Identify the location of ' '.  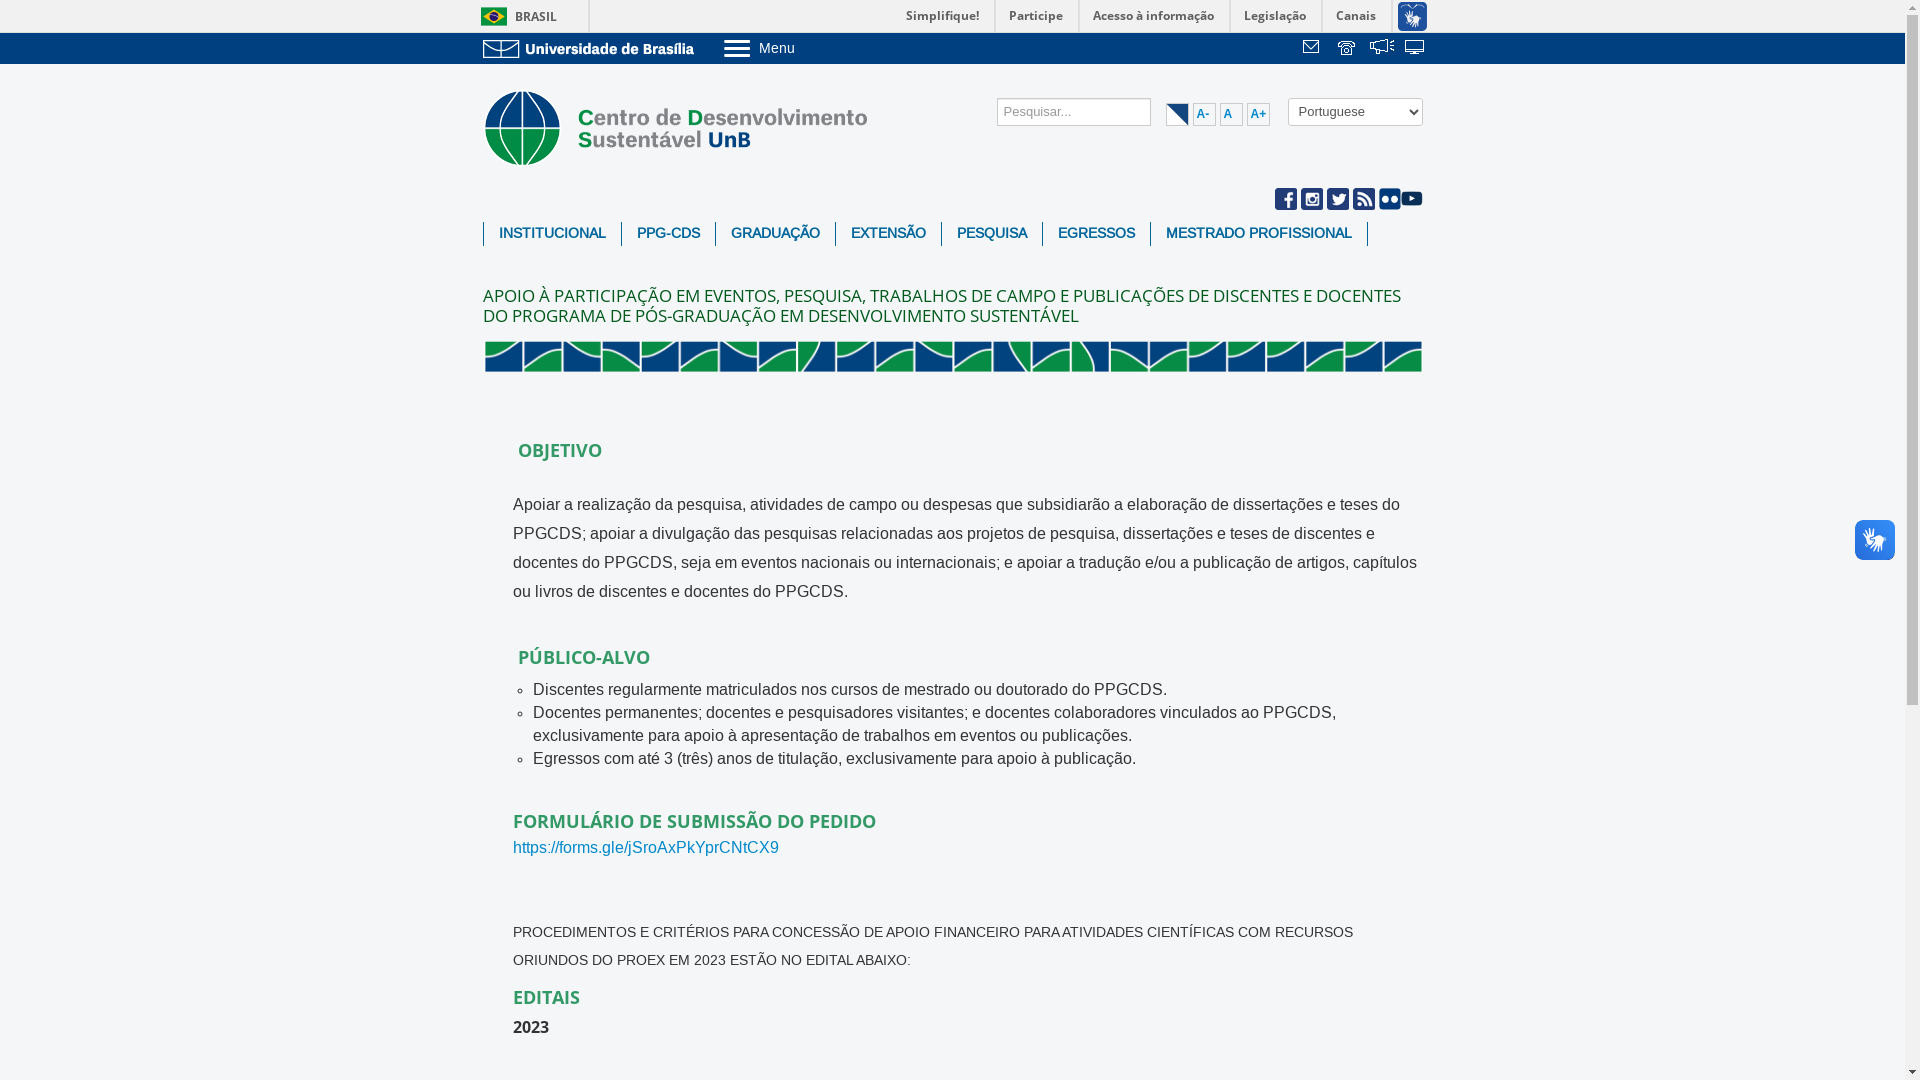
(1415, 48).